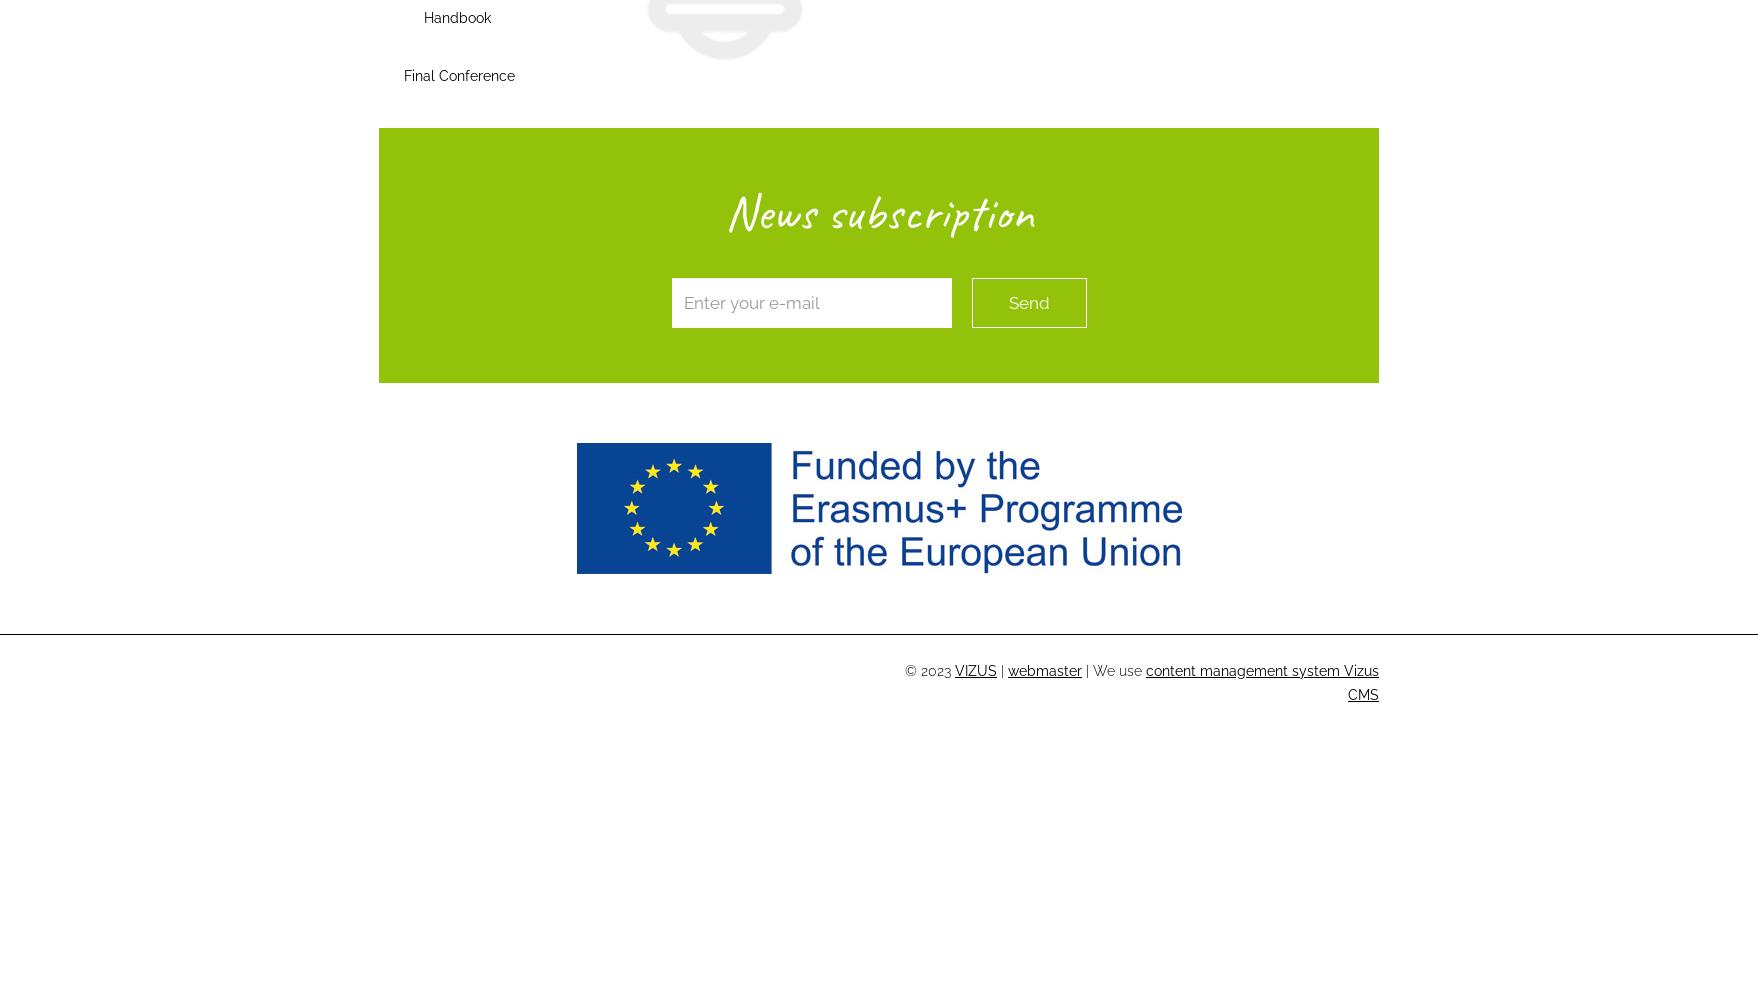  I want to click on 'content management system Vizus CMS', so click(1262, 682).